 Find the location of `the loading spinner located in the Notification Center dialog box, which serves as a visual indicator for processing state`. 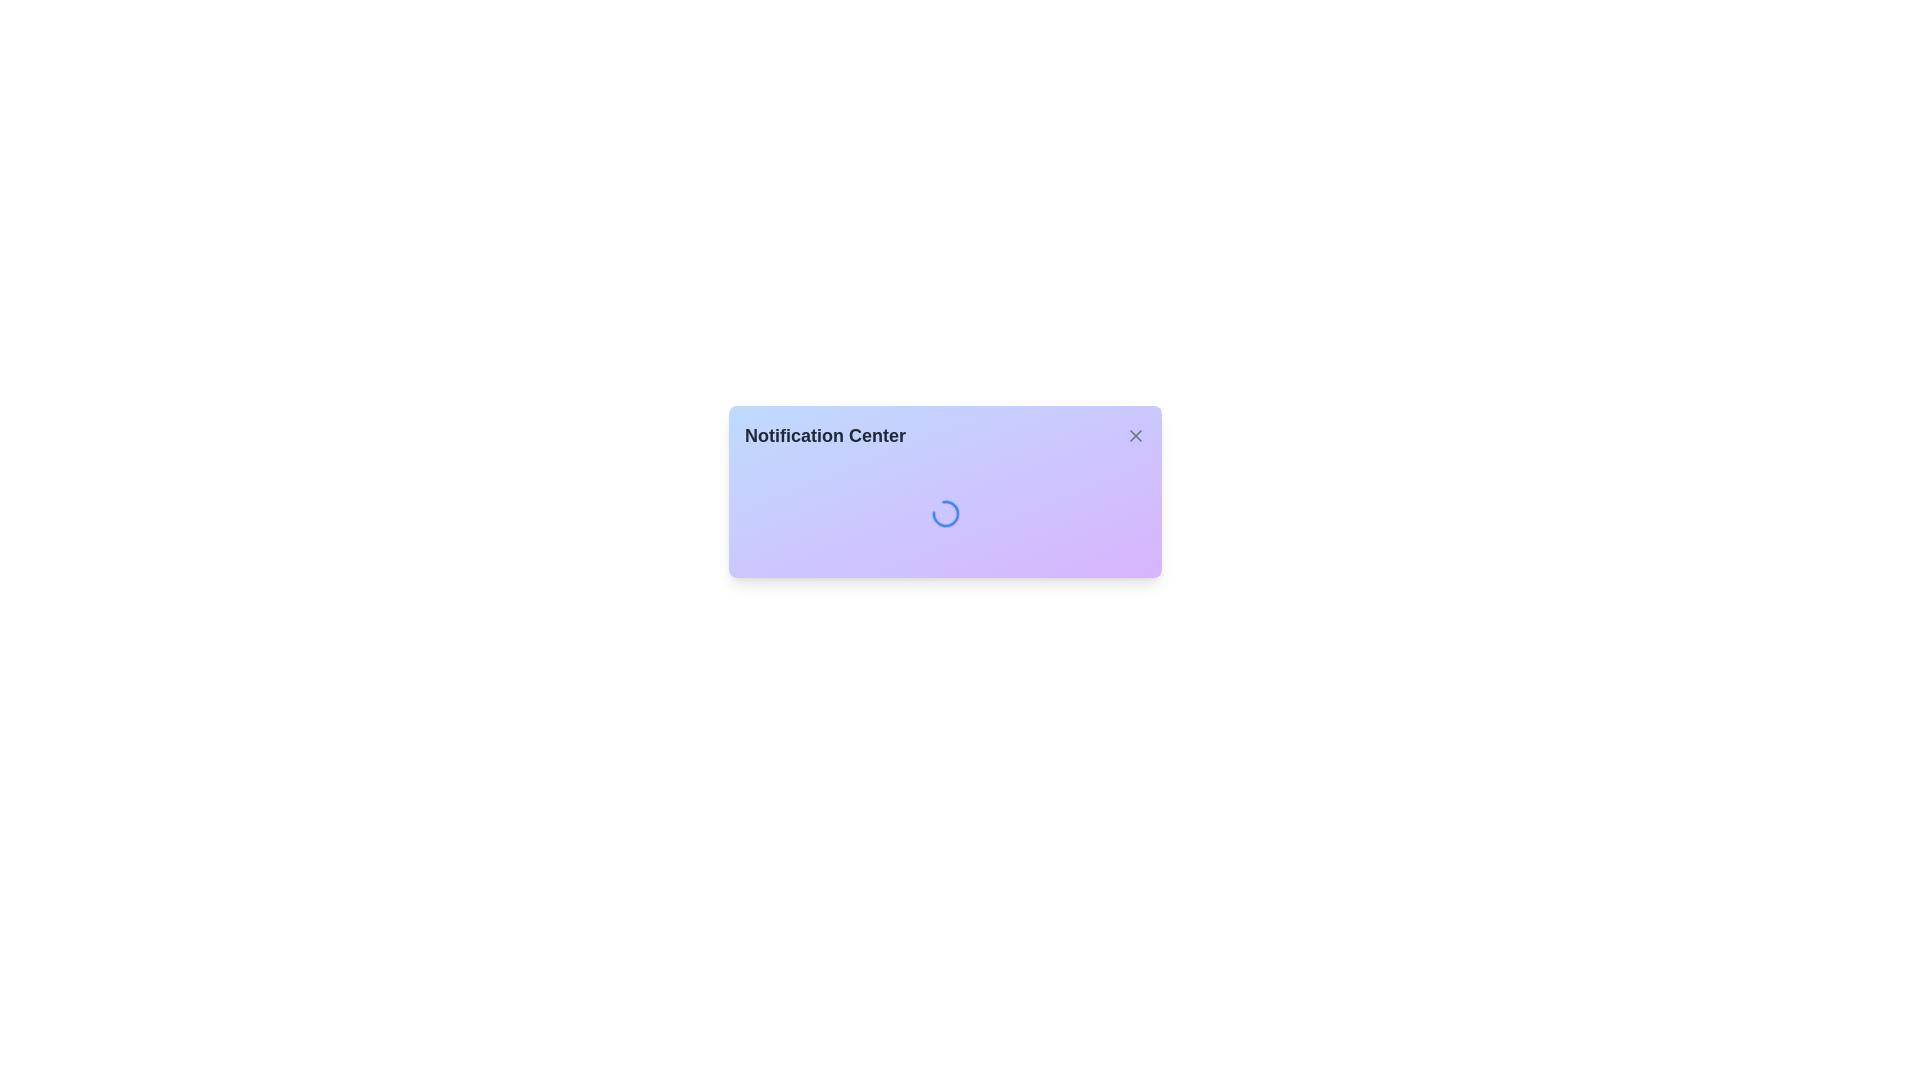

the loading spinner located in the Notification Center dialog box, which serves as a visual indicator for processing state is located at coordinates (944, 512).